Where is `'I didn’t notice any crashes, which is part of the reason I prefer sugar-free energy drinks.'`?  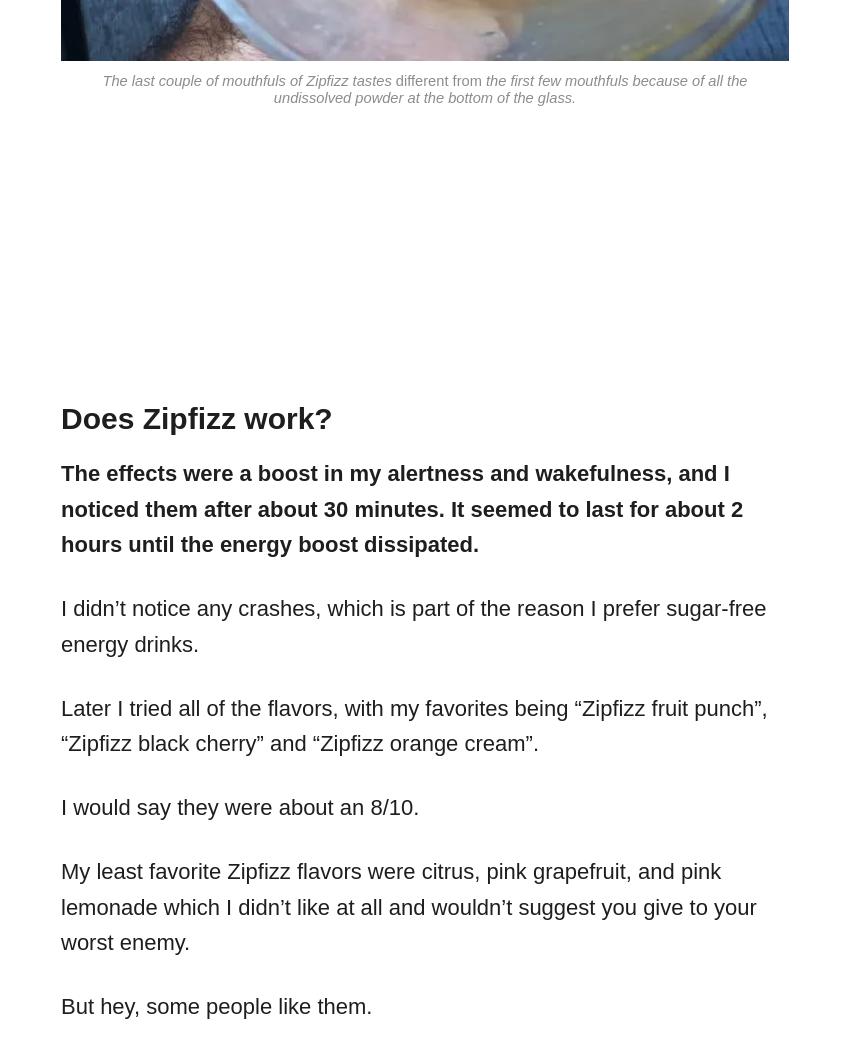
'I didn’t notice any crashes, which is part of the reason I prefer sugar-free energy drinks.' is located at coordinates (413, 626).